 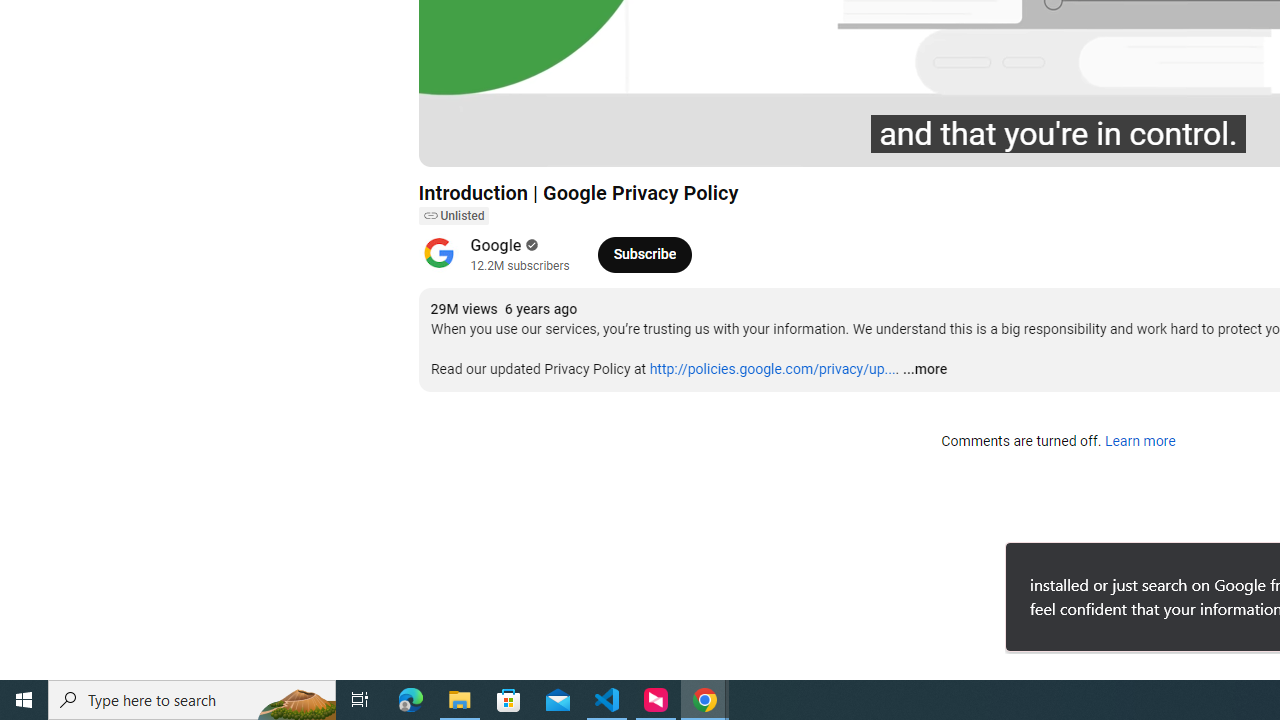 What do you see at coordinates (771, 369) in the screenshot?
I see `'http://policies.google.com/privacy/up...'` at bounding box center [771, 369].